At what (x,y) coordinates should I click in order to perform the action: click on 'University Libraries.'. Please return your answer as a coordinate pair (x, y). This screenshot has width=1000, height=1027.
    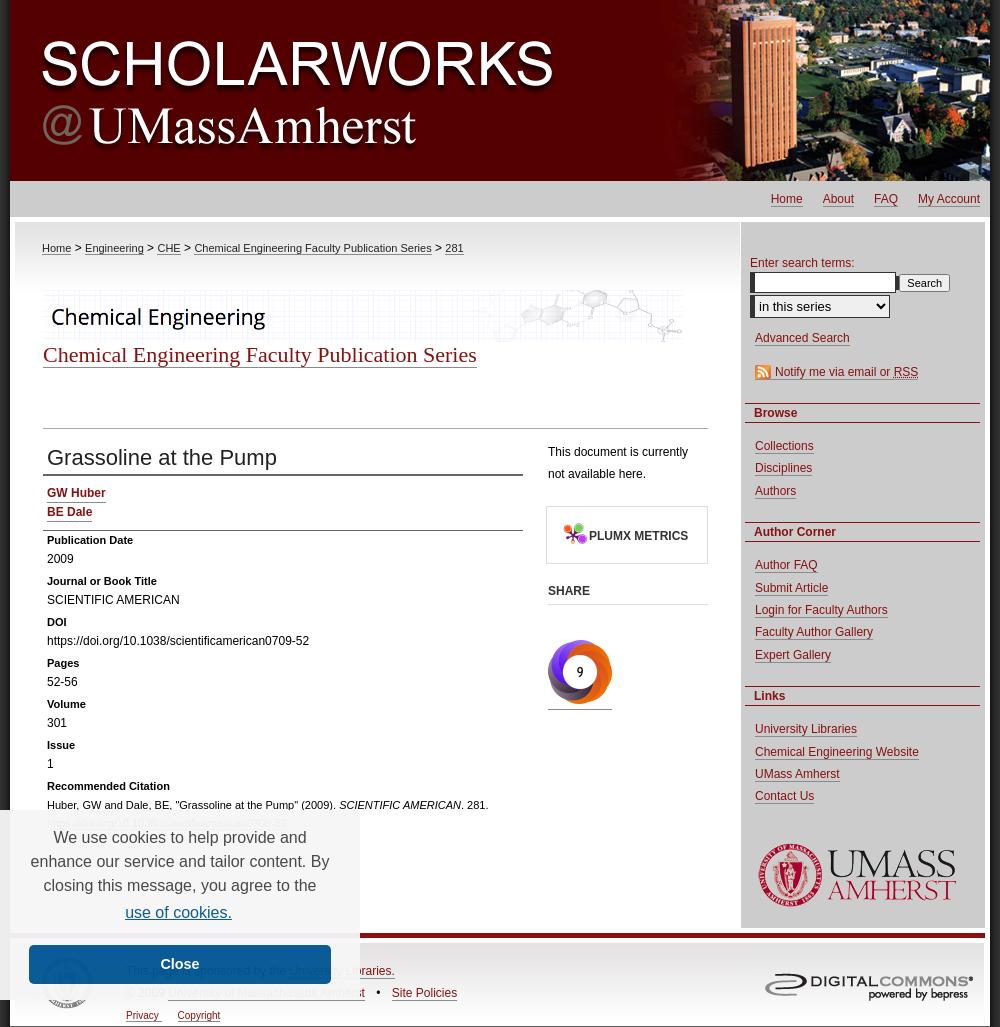
    Looking at the image, I should click on (339, 970).